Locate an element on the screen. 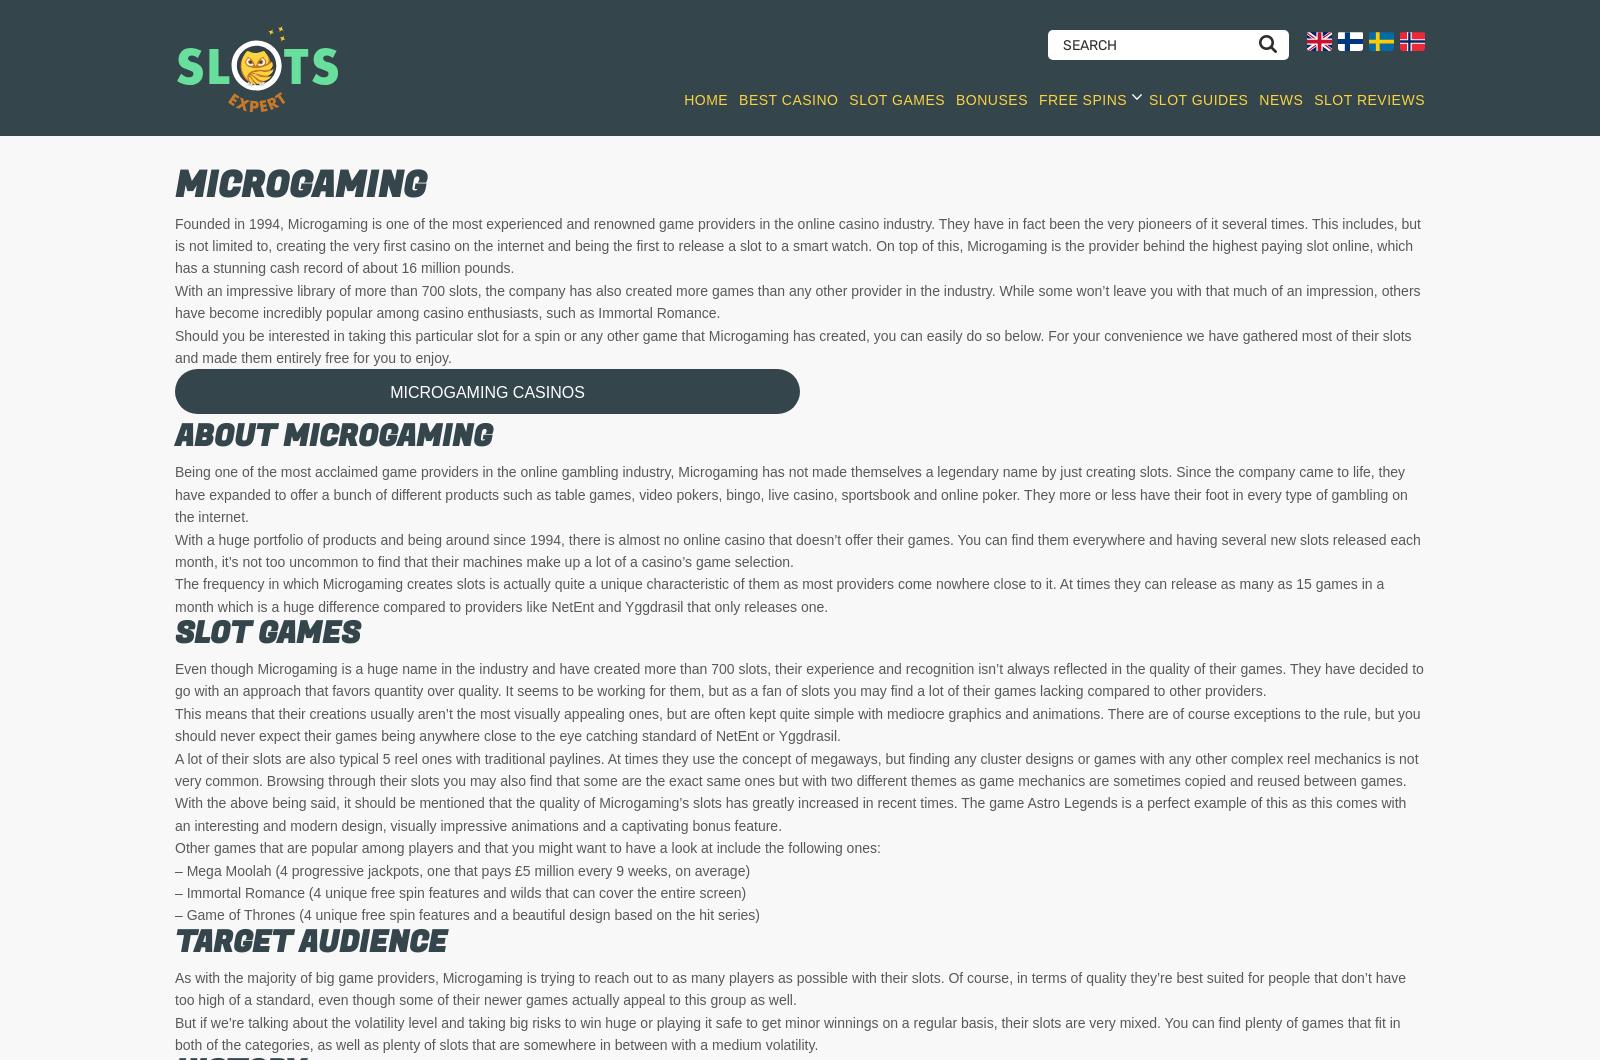 The image size is (1600, 1060). 'Double bonus poker' is located at coordinates (902, 738).